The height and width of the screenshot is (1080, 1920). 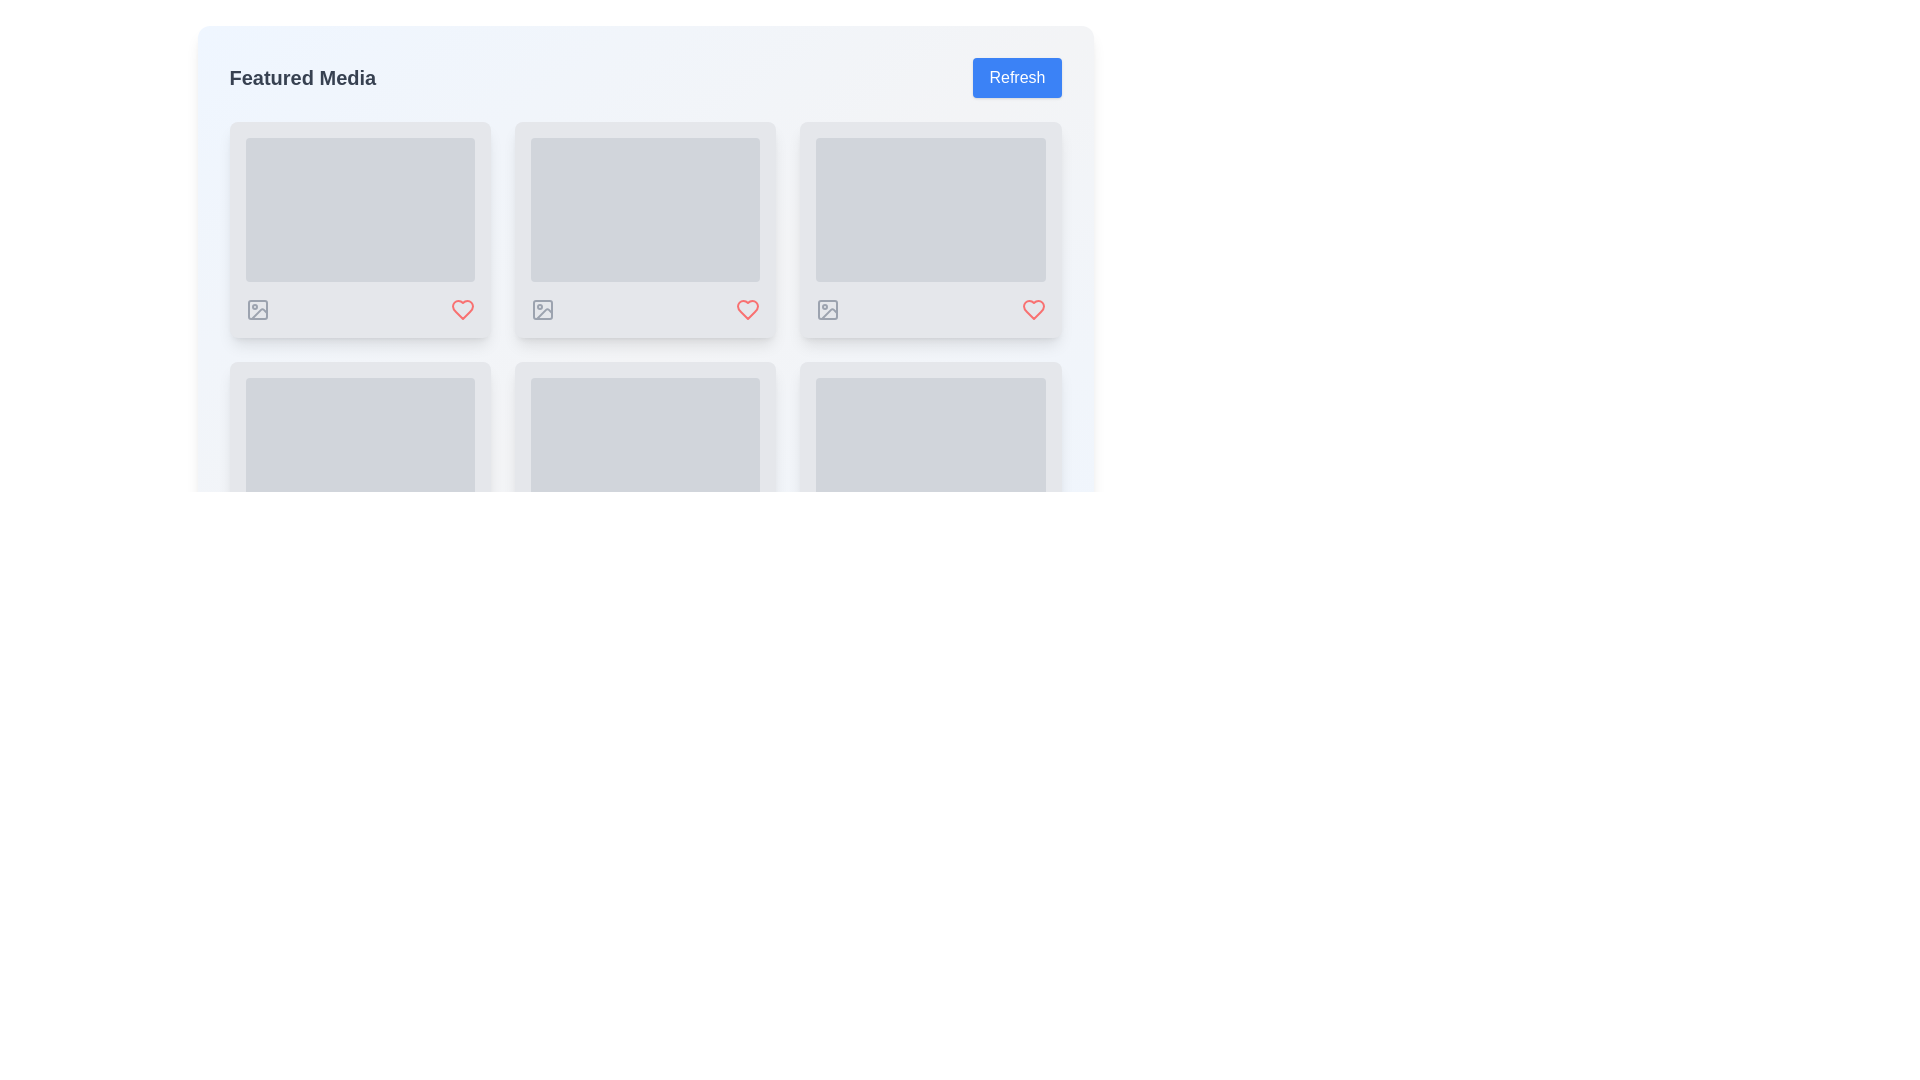 What do you see at coordinates (1033, 309) in the screenshot?
I see `the 'favorite' or 'like' icon located in the second column of the grid under 'Featured Media', which is the third icon in the arrangement` at bounding box center [1033, 309].